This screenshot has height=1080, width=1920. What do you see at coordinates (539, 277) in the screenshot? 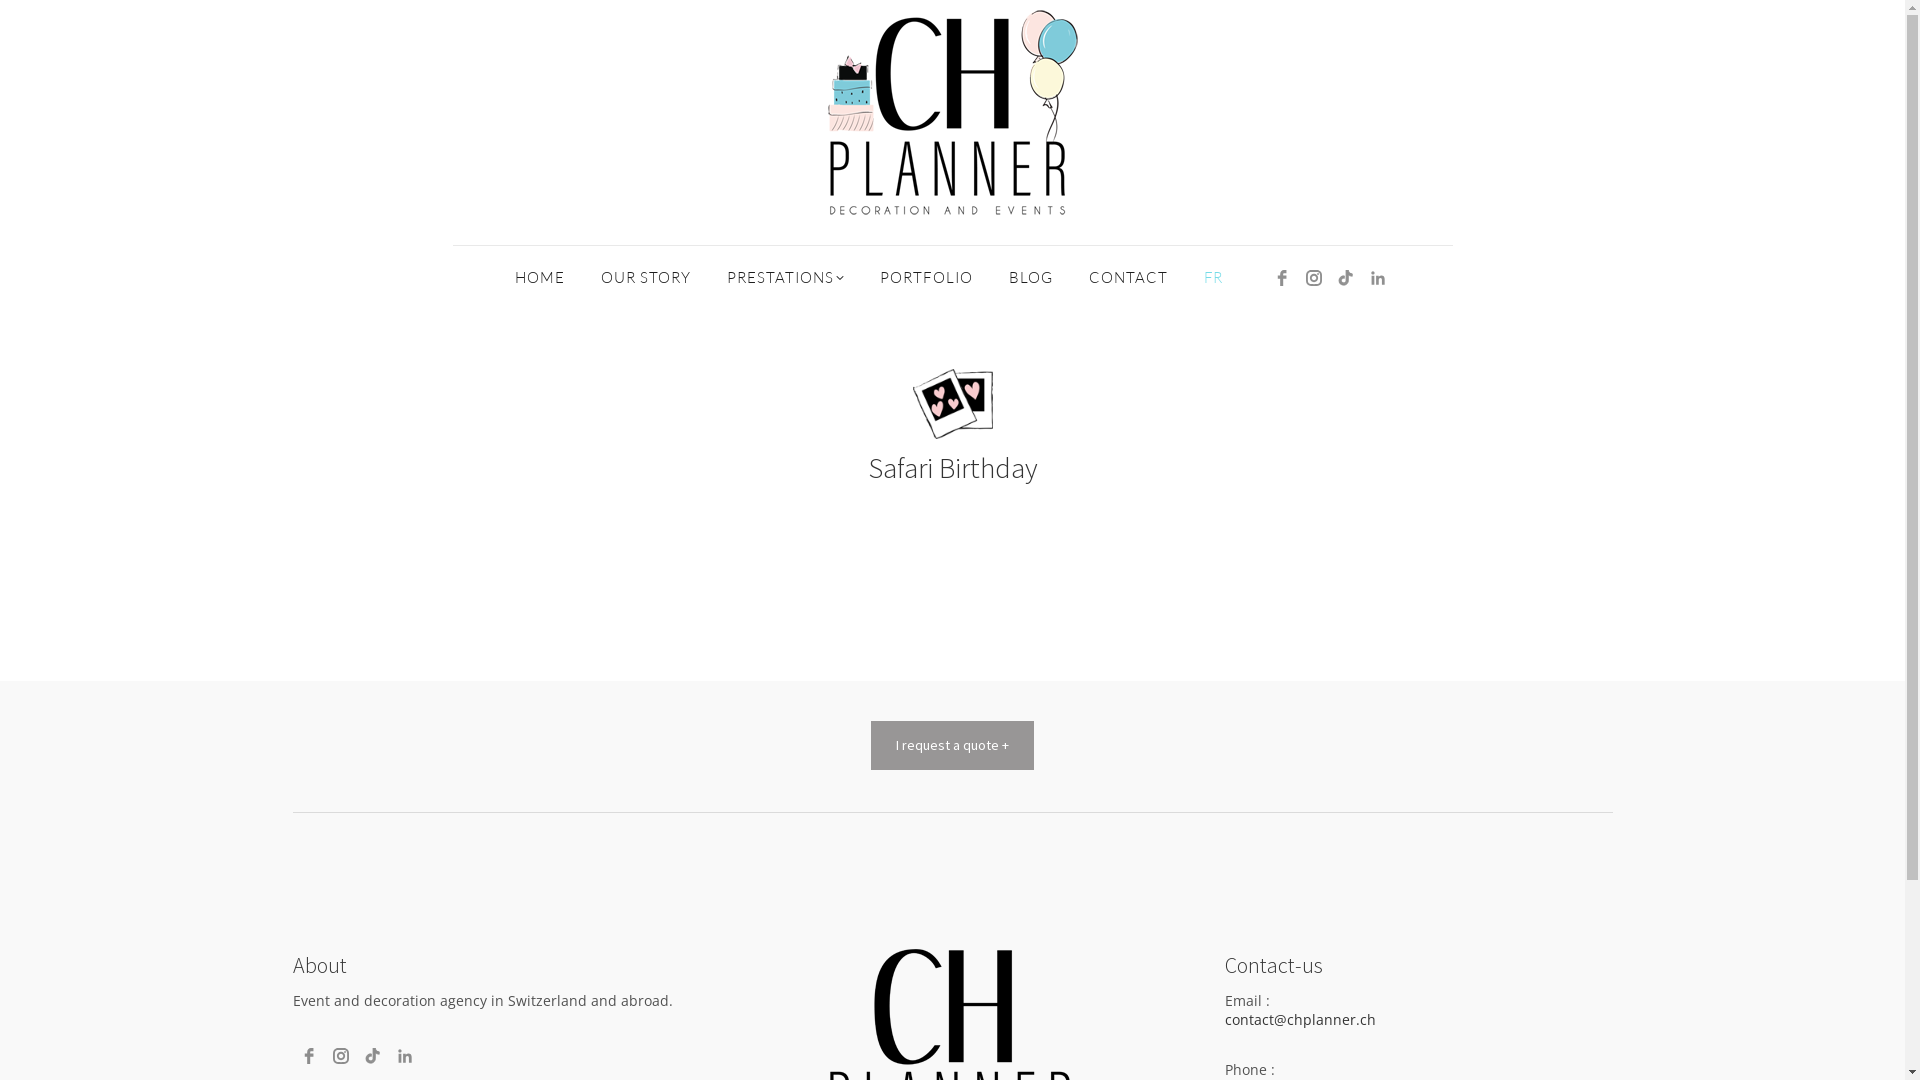
I see `'HOME'` at bounding box center [539, 277].